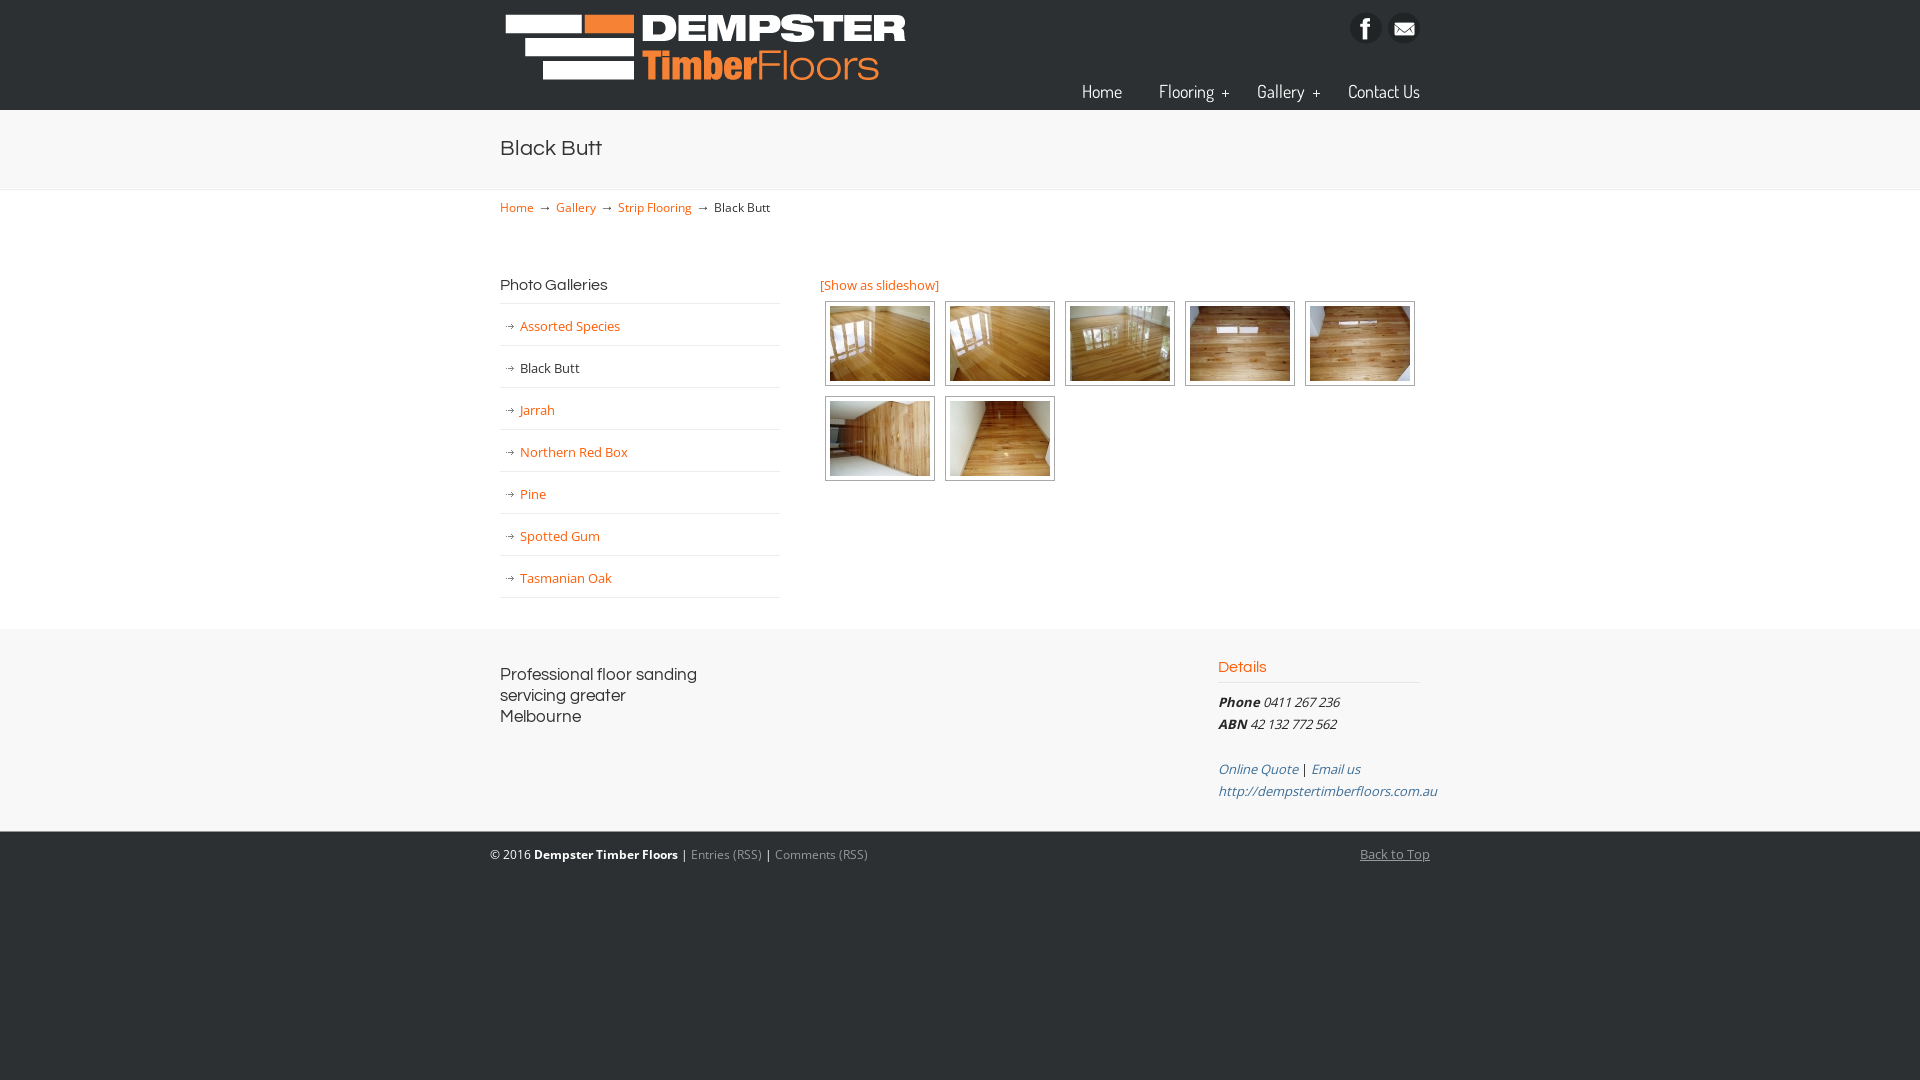 Image resolution: width=1920 pixels, height=1080 pixels. What do you see at coordinates (1365, 38) in the screenshot?
I see `'Facebook'` at bounding box center [1365, 38].